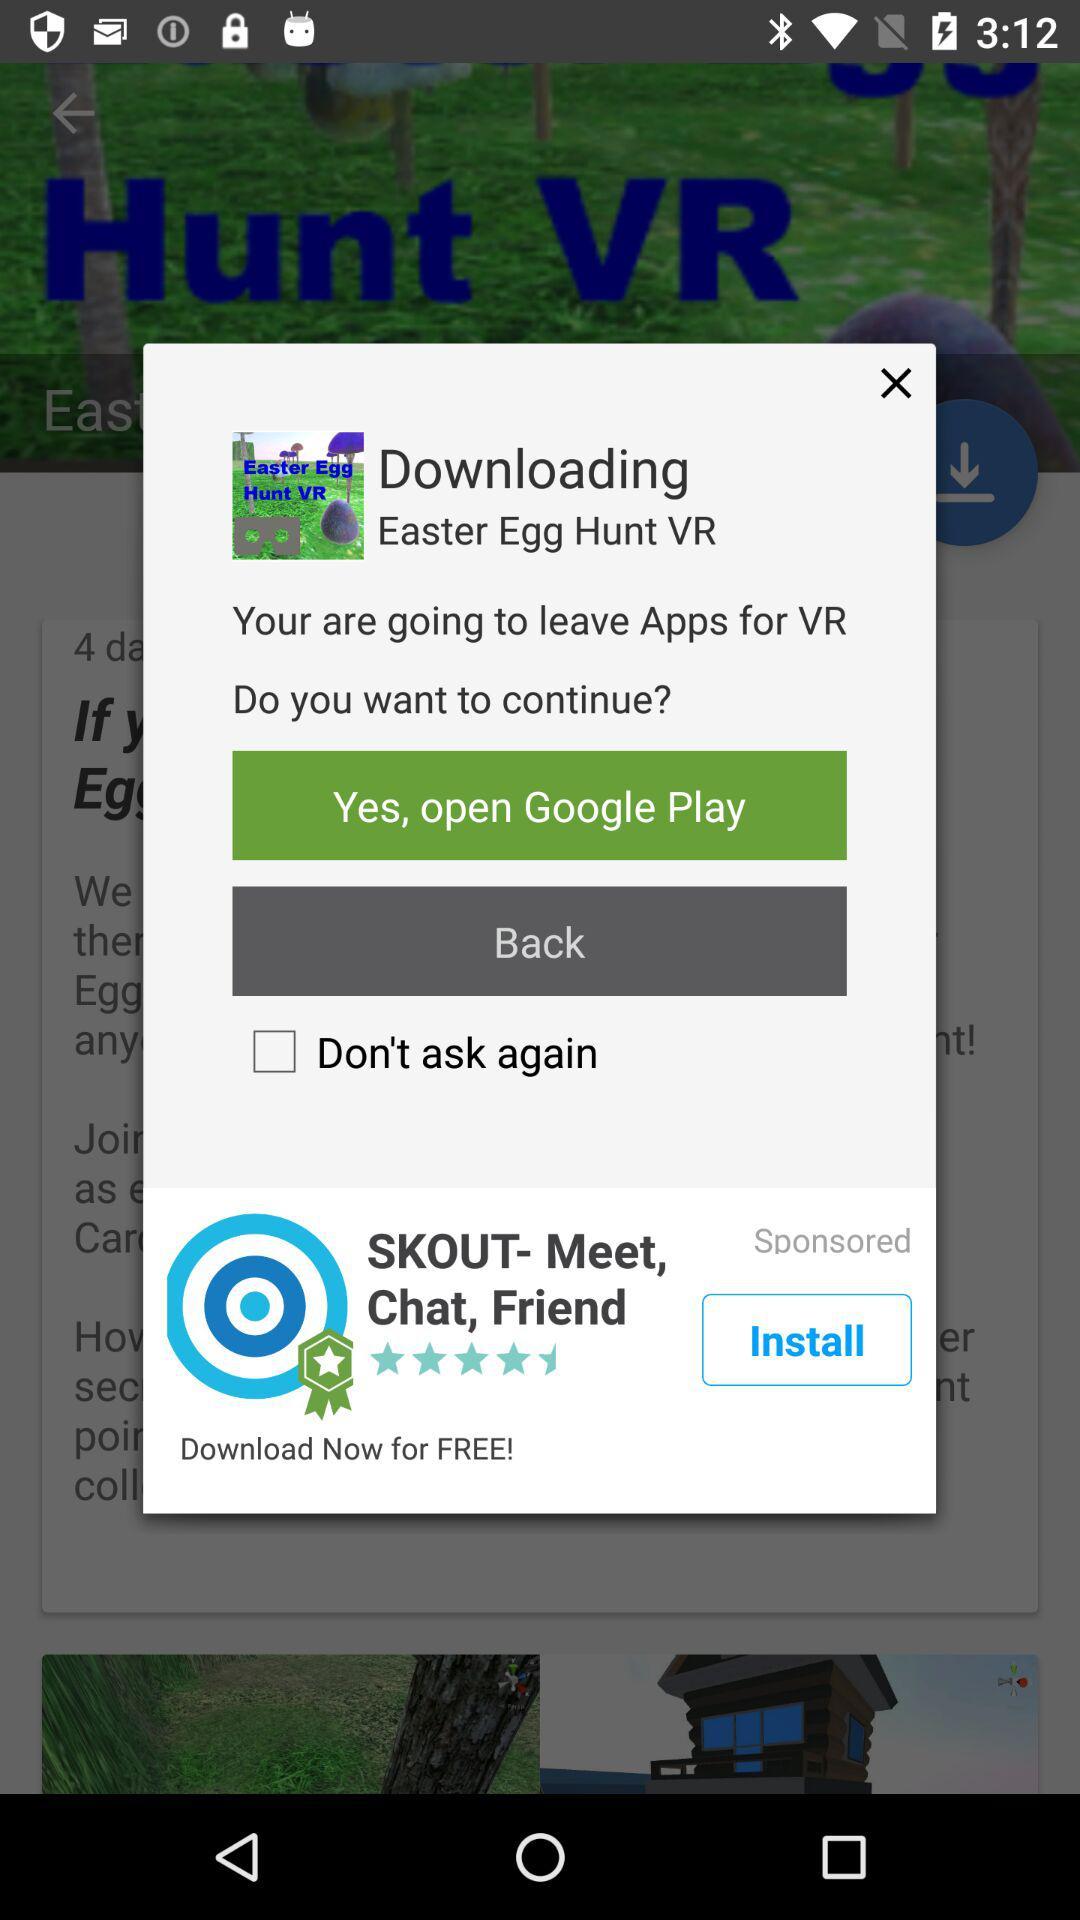 The height and width of the screenshot is (1920, 1080). Describe the element at coordinates (414, 1050) in the screenshot. I see `icon below back icon` at that location.